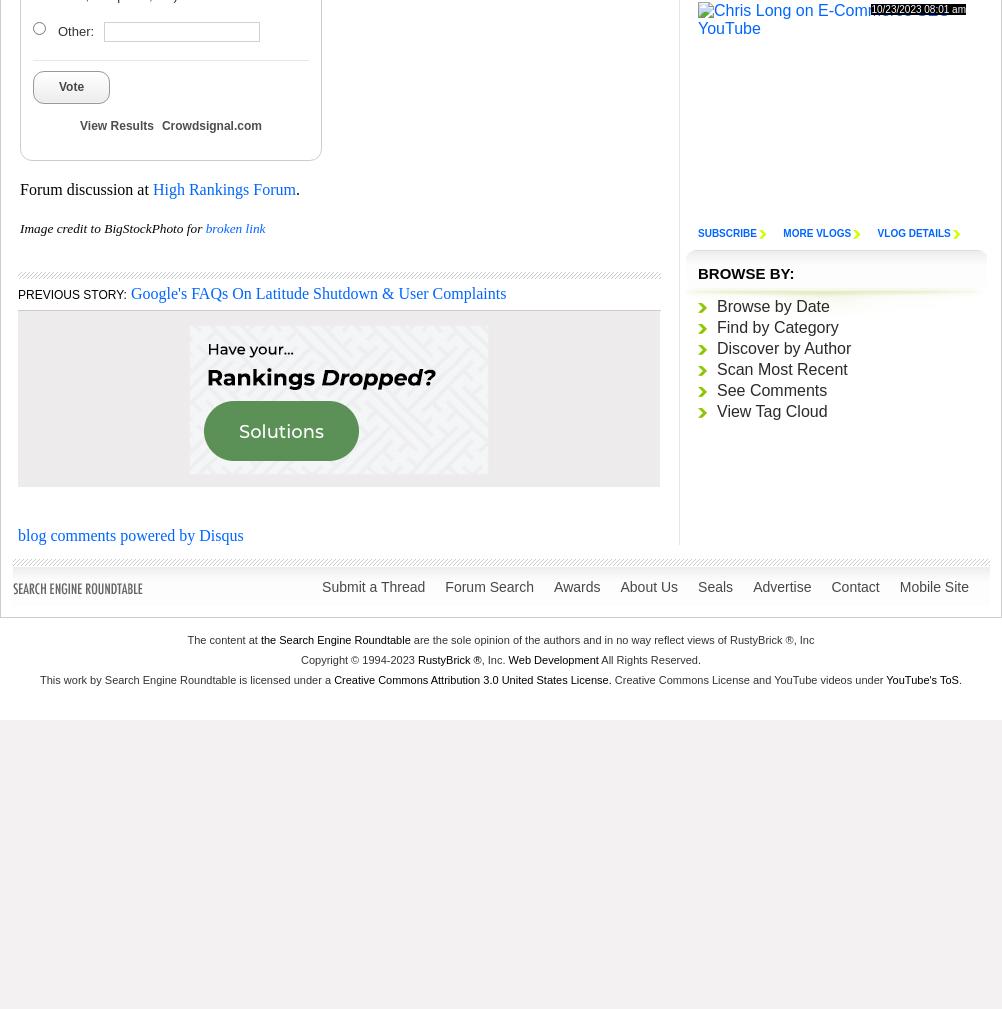 The height and width of the screenshot is (1009, 1002). What do you see at coordinates (493, 658) in the screenshot?
I see `', Inc.'` at bounding box center [493, 658].